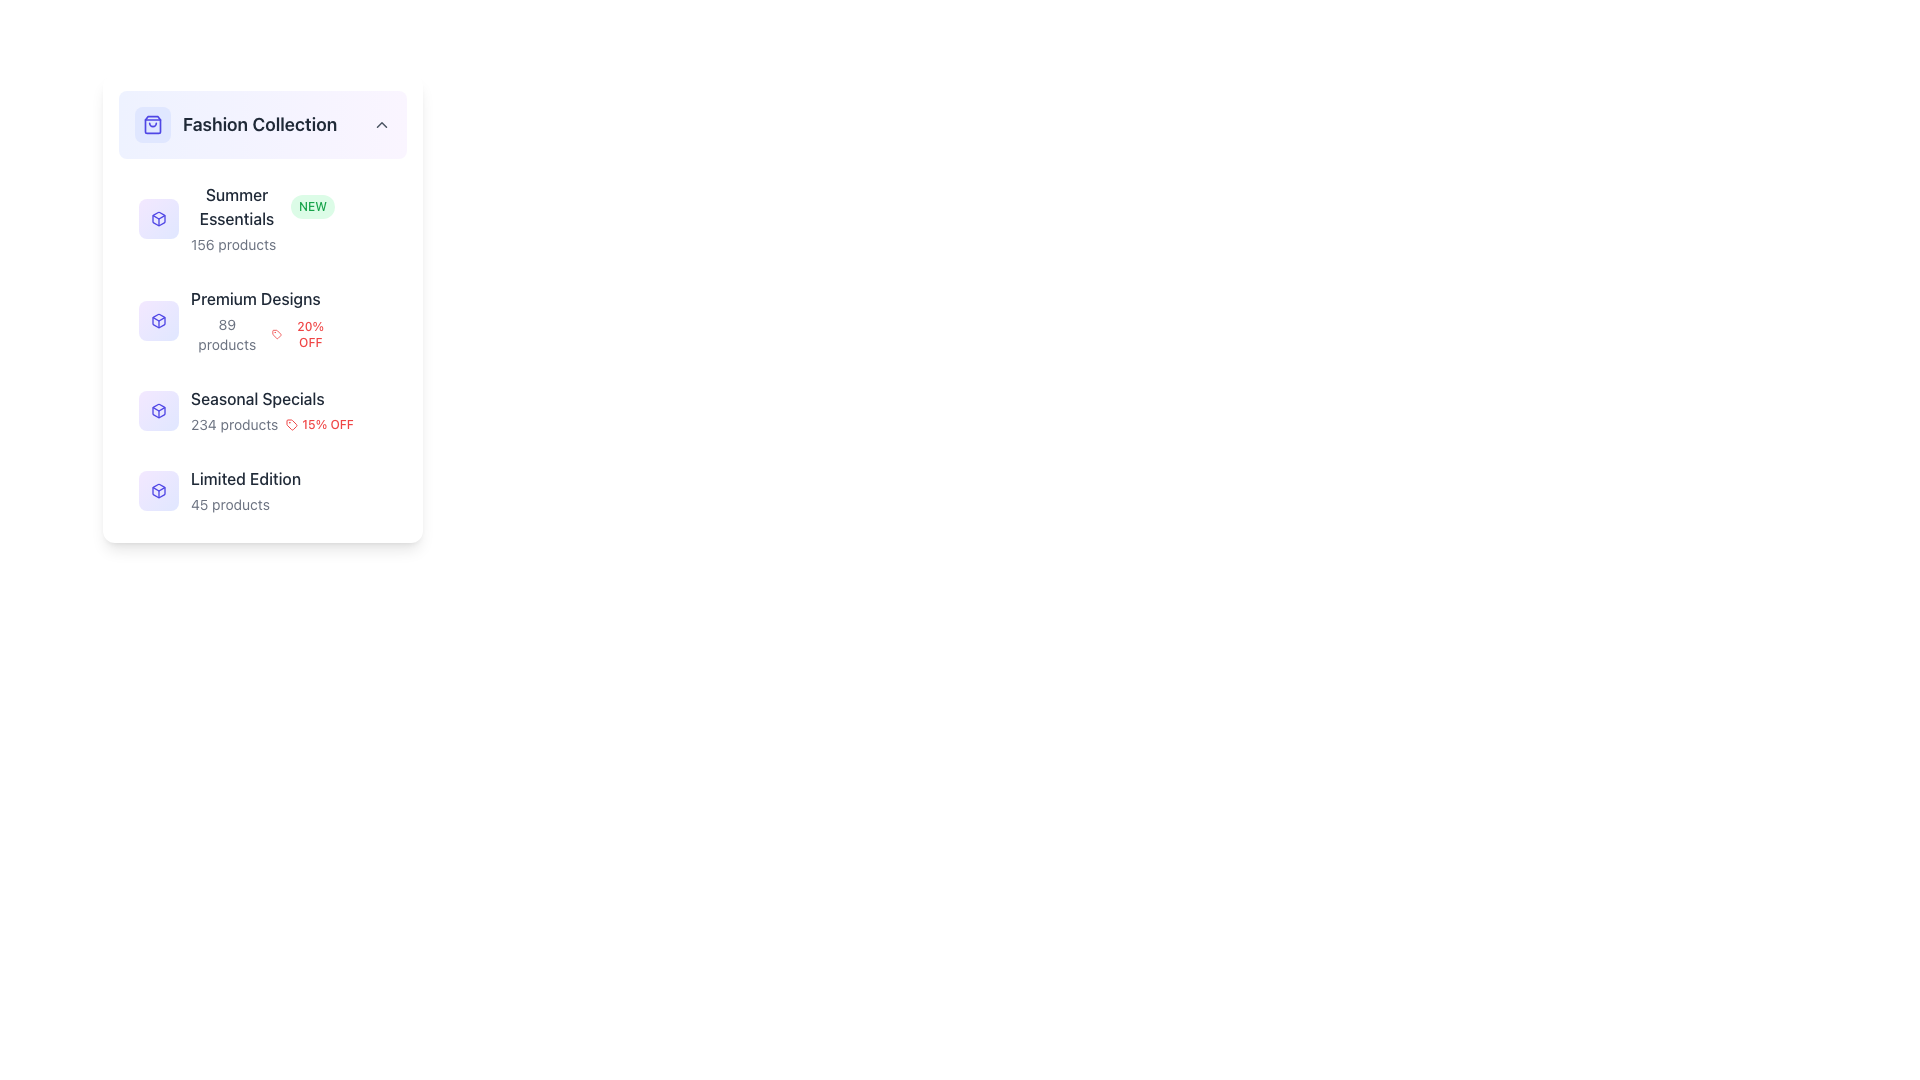 The image size is (1920, 1080). Describe the element at coordinates (262, 334) in the screenshot. I see `informational text block displaying '89 products' and '20% OFF' located under the 'Premium Designs' section` at that location.